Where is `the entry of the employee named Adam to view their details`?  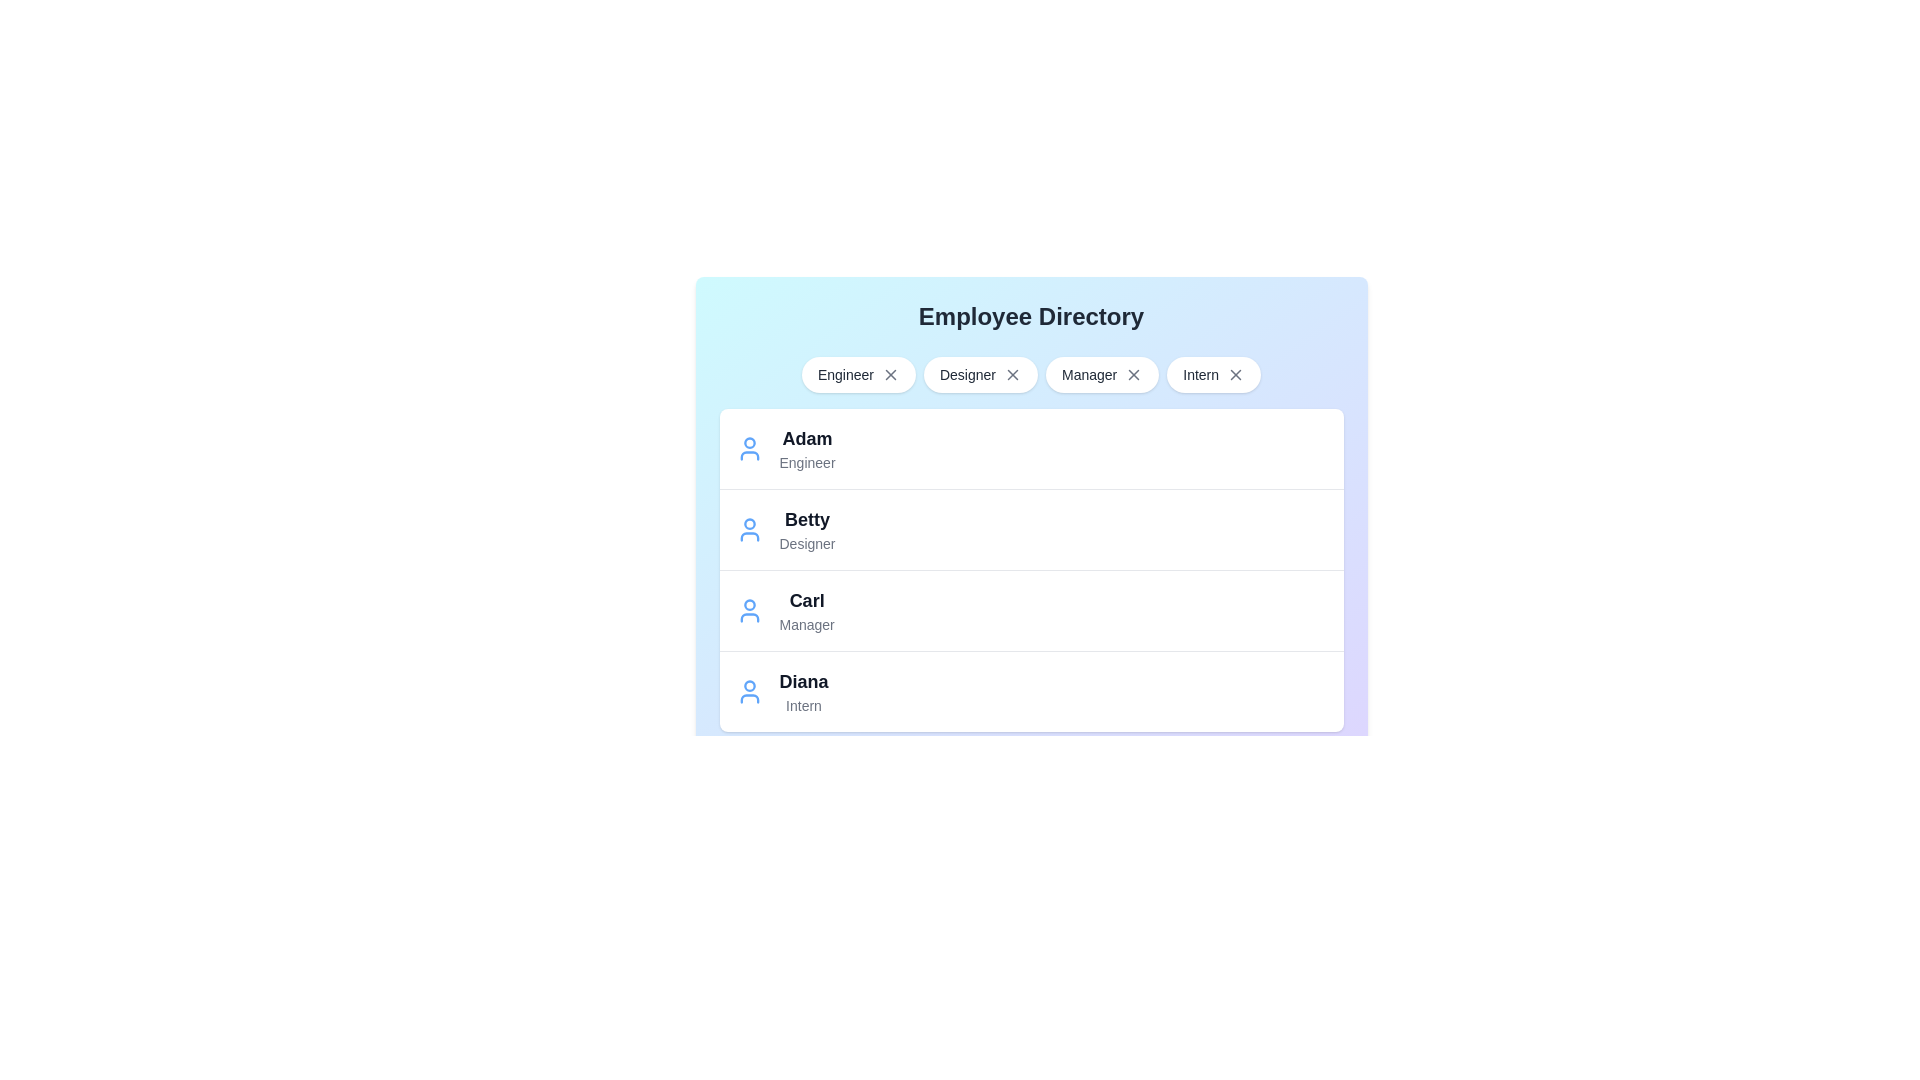 the entry of the employee named Adam to view their details is located at coordinates (748, 447).